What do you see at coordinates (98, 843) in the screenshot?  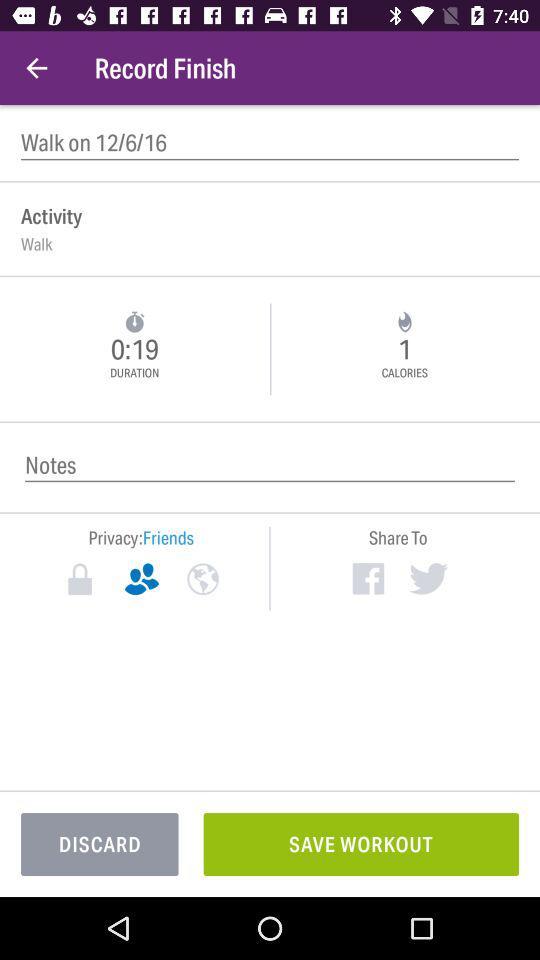 I see `the discard at the bottom left corner` at bounding box center [98, 843].